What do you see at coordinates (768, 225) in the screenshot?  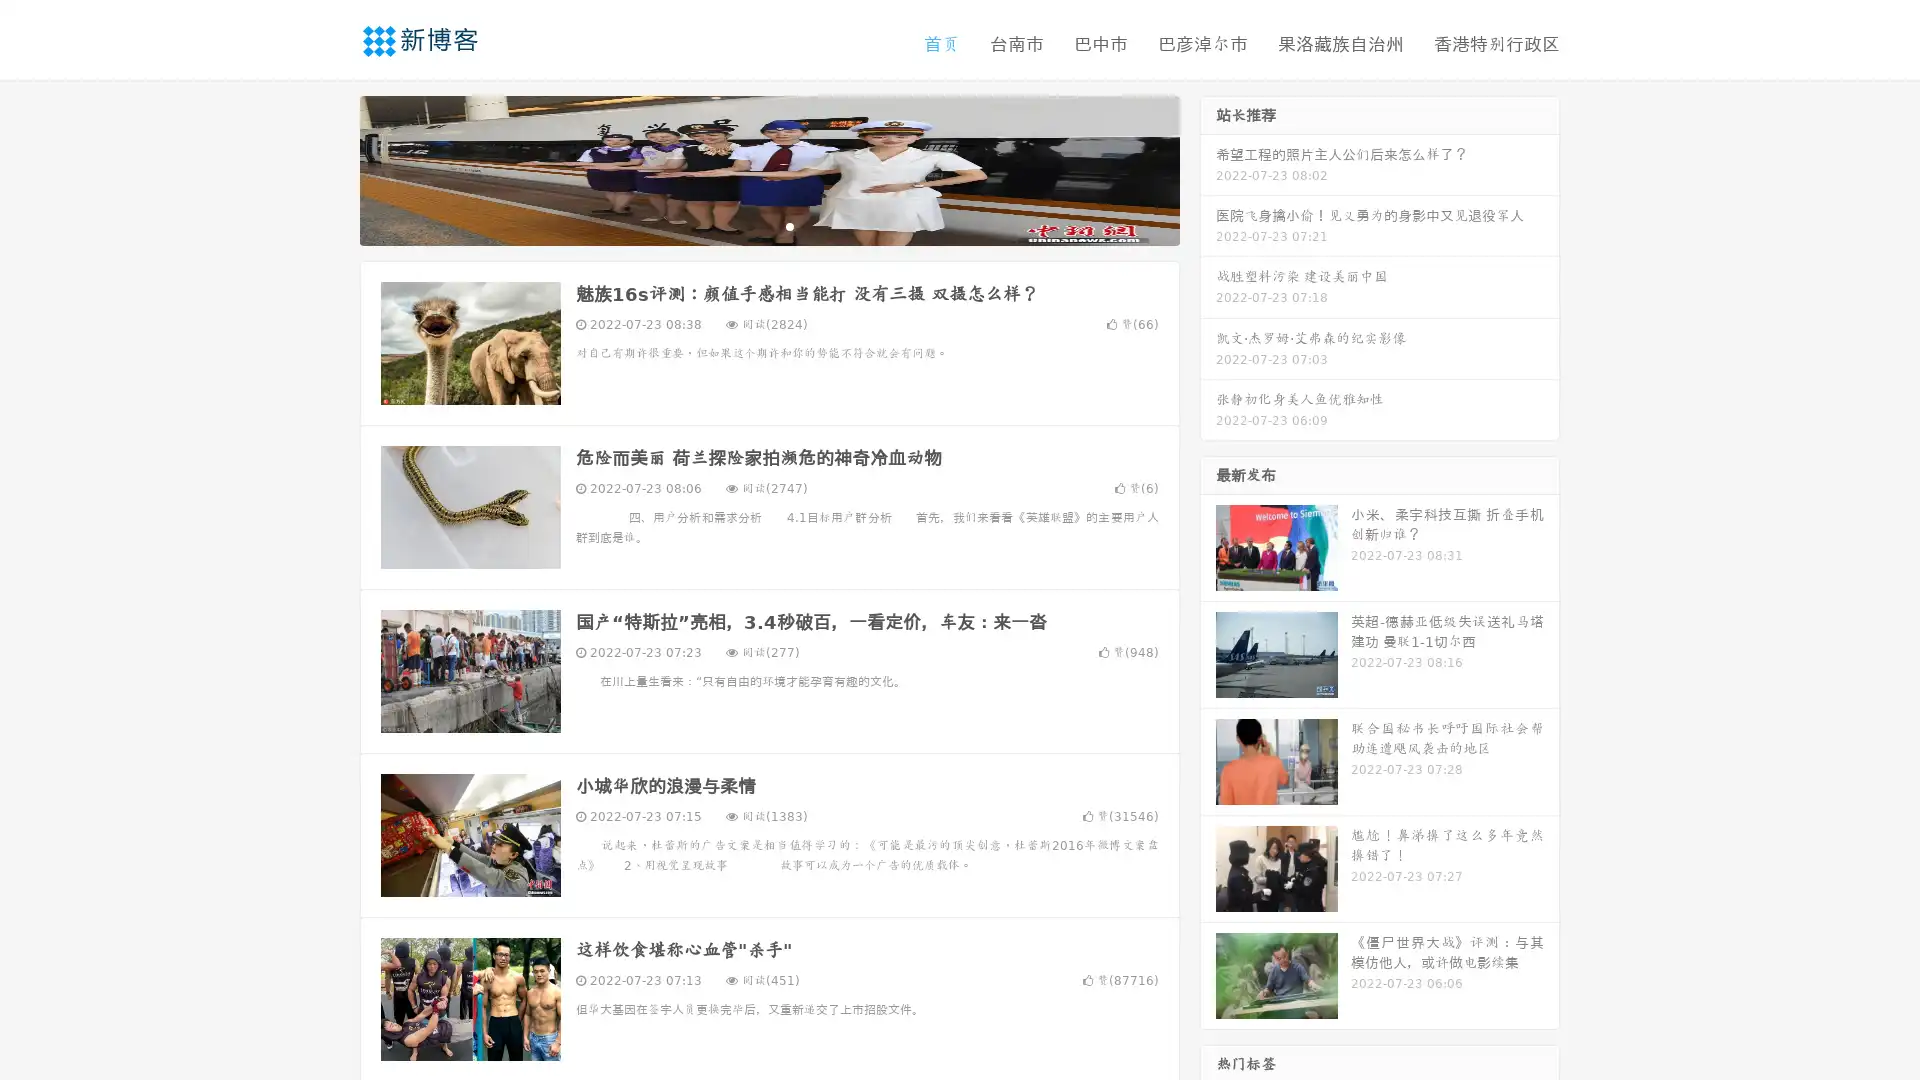 I see `Go to slide 2` at bounding box center [768, 225].